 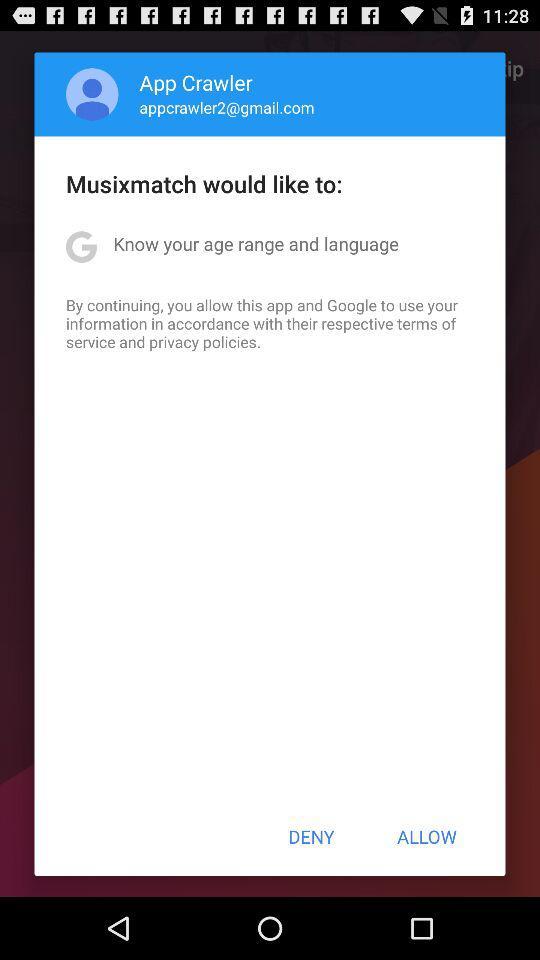 I want to click on the icon below the by continuing you item, so click(x=311, y=836).